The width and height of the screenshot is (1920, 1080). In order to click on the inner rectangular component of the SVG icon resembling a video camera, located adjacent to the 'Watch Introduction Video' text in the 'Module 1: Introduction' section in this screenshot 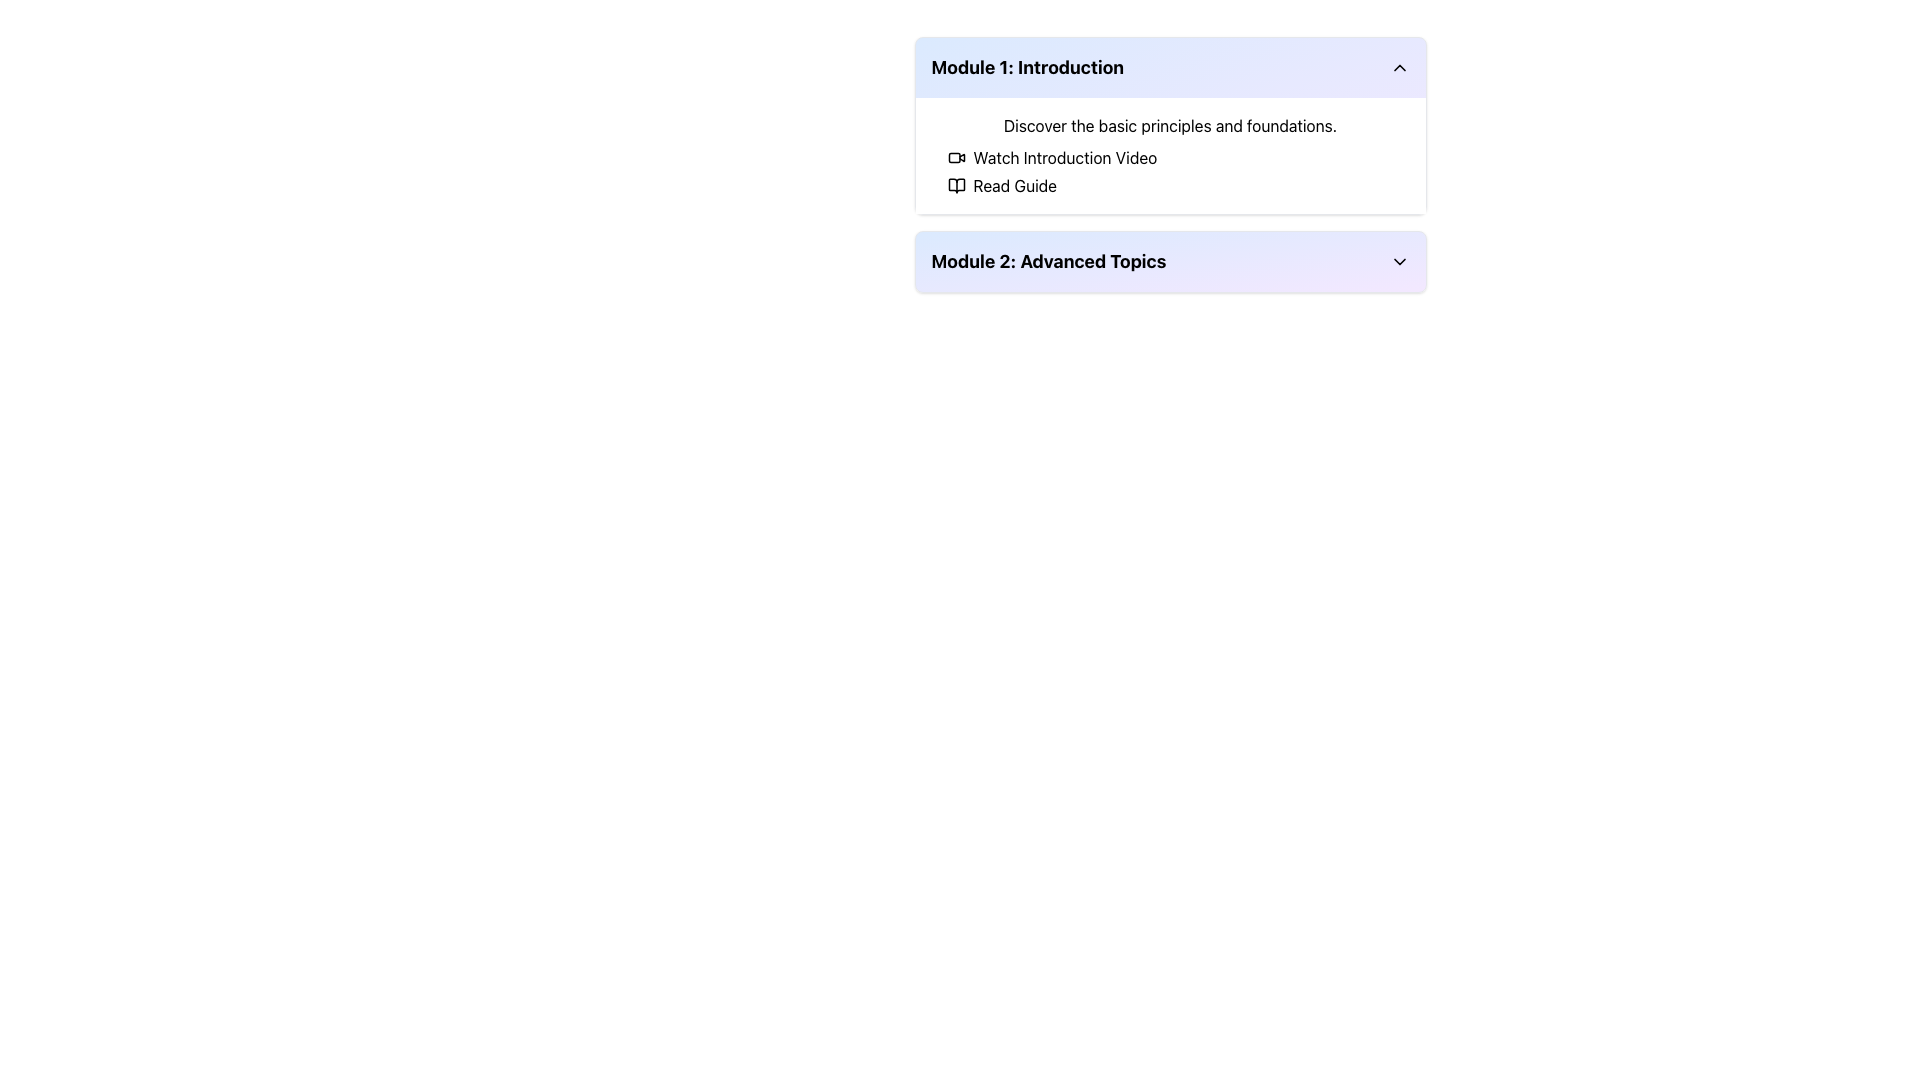, I will do `click(953, 157)`.